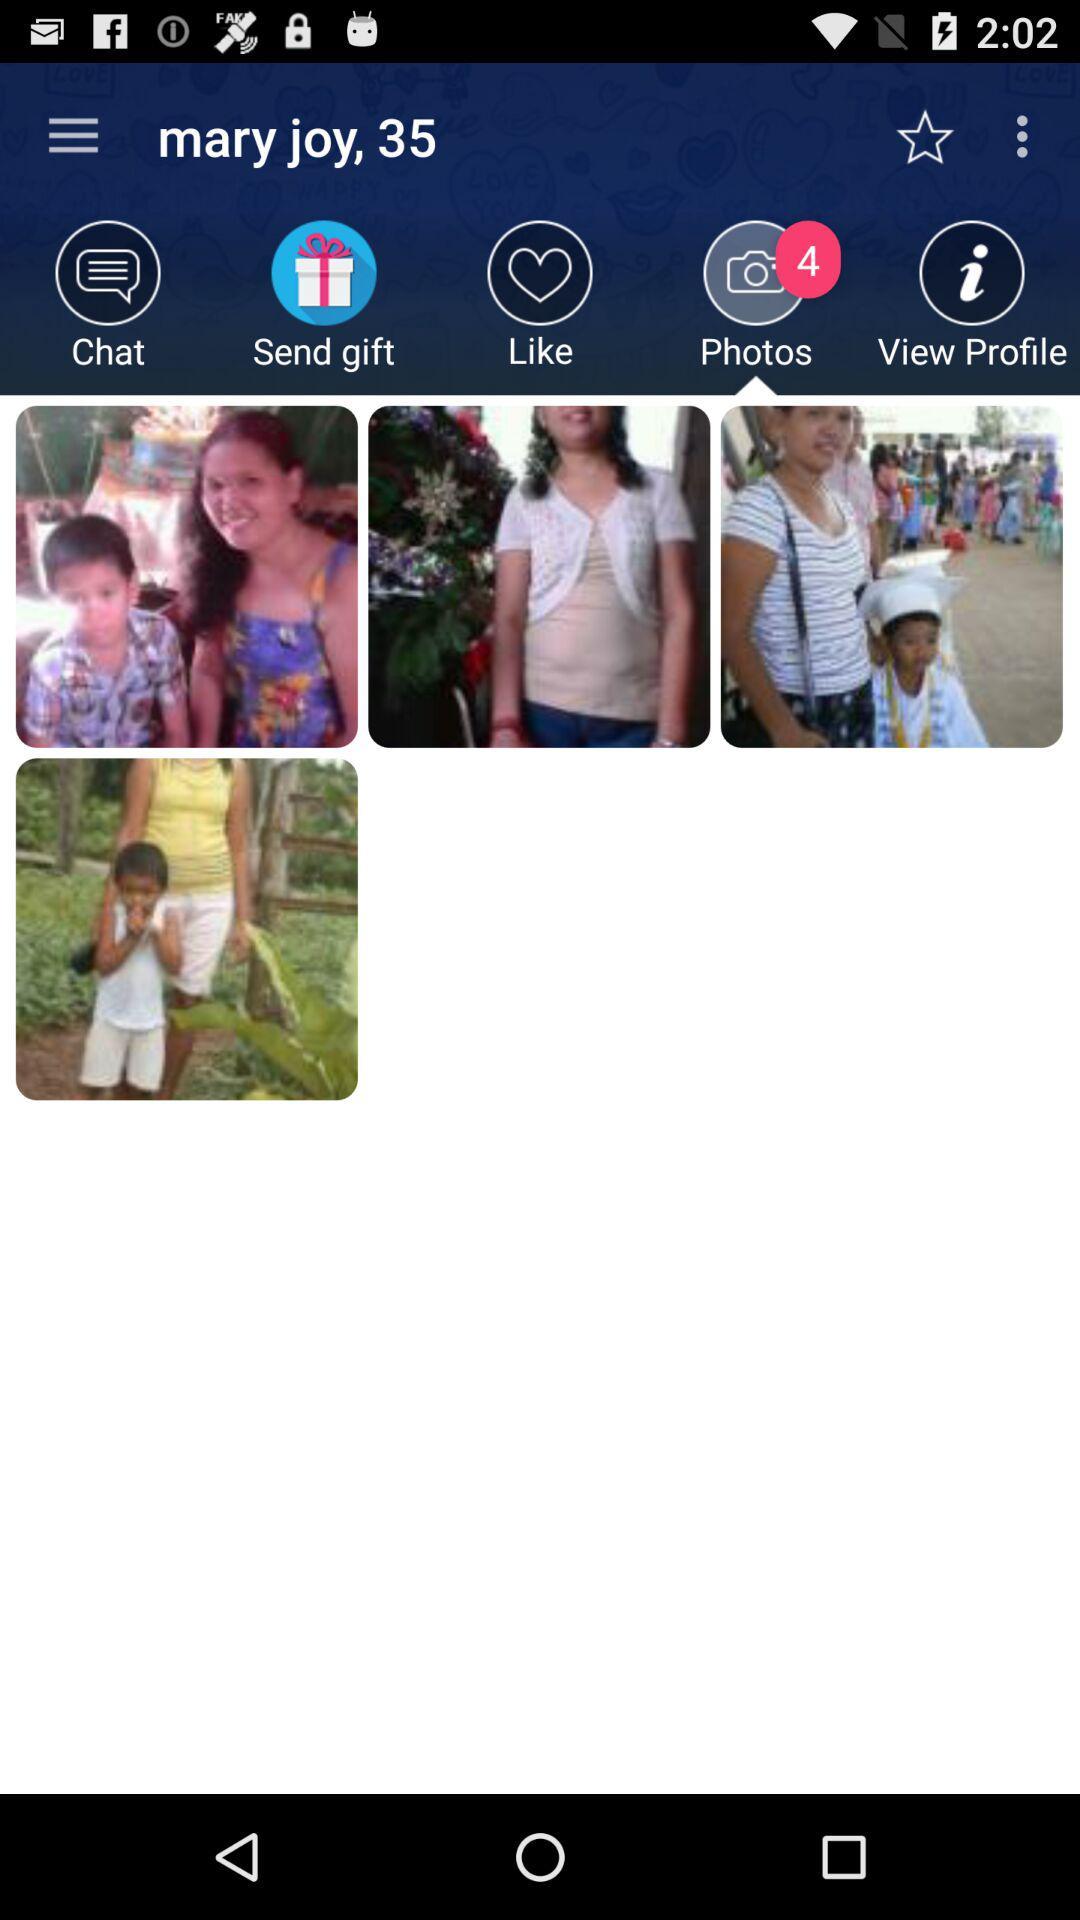 This screenshot has width=1080, height=1920. What do you see at coordinates (540, 306) in the screenshot?
I see `the button next to send gift` at bounding box center [540, 306].